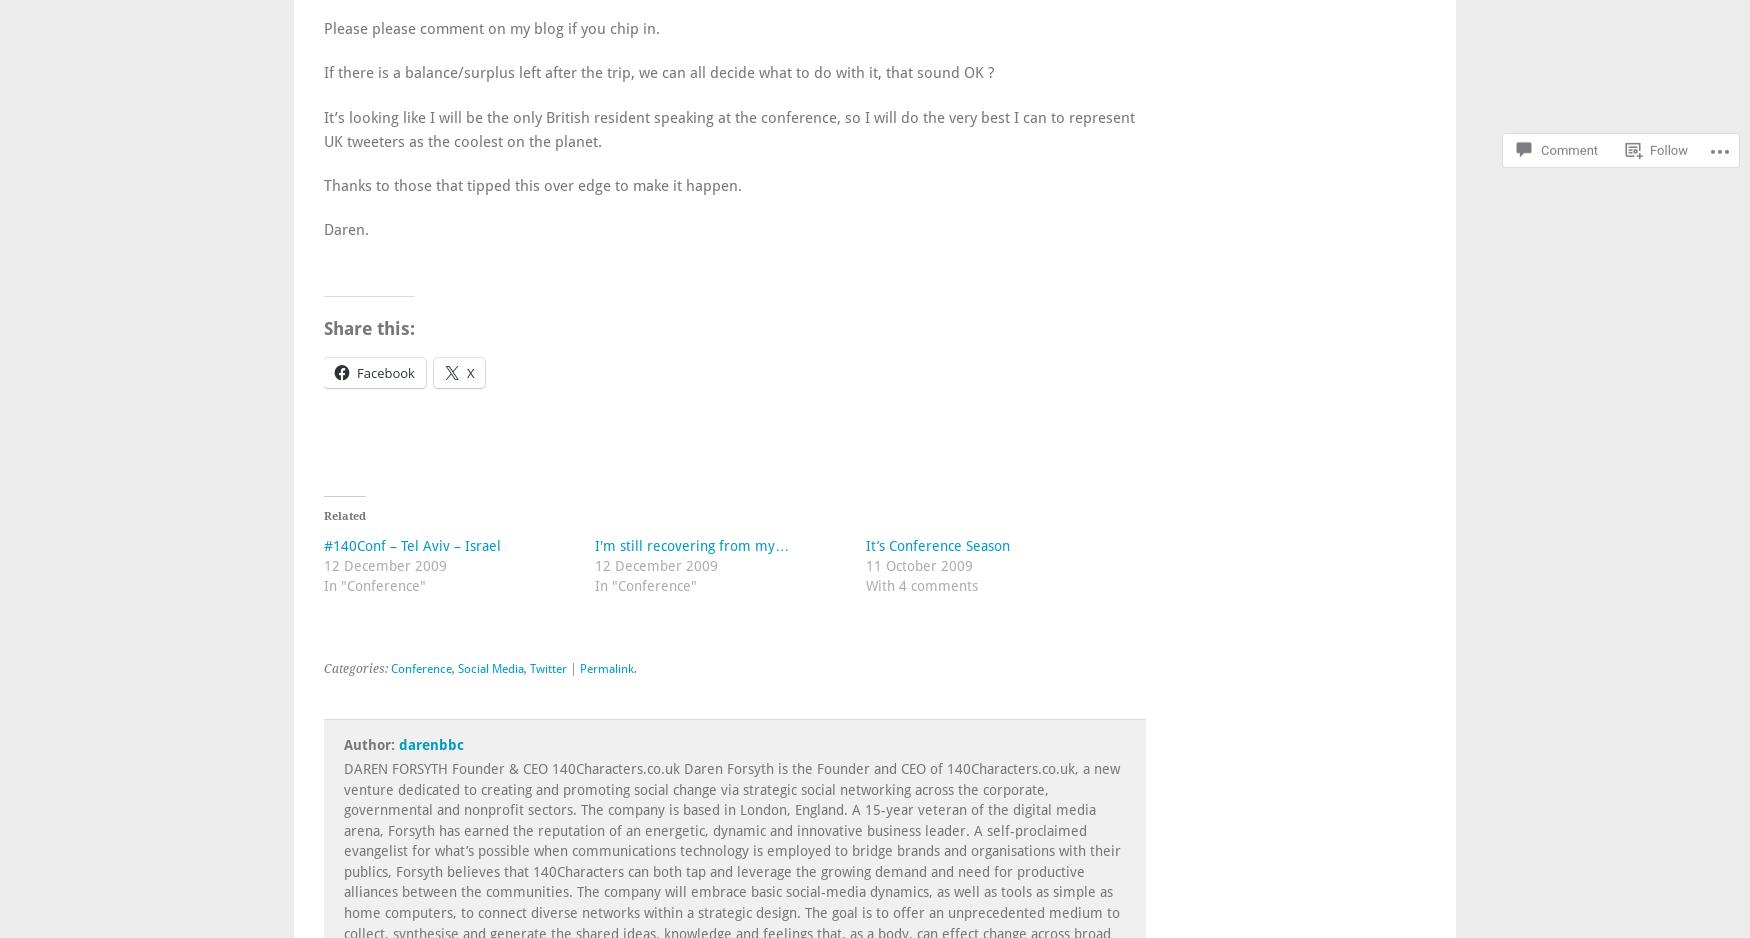 The width and height of the screenshot is (1750, 938). I want to click on 'If there is a balance/surplus left after the trip, we can all decide what to do with it, that sound OK ?', so click(658, 72).